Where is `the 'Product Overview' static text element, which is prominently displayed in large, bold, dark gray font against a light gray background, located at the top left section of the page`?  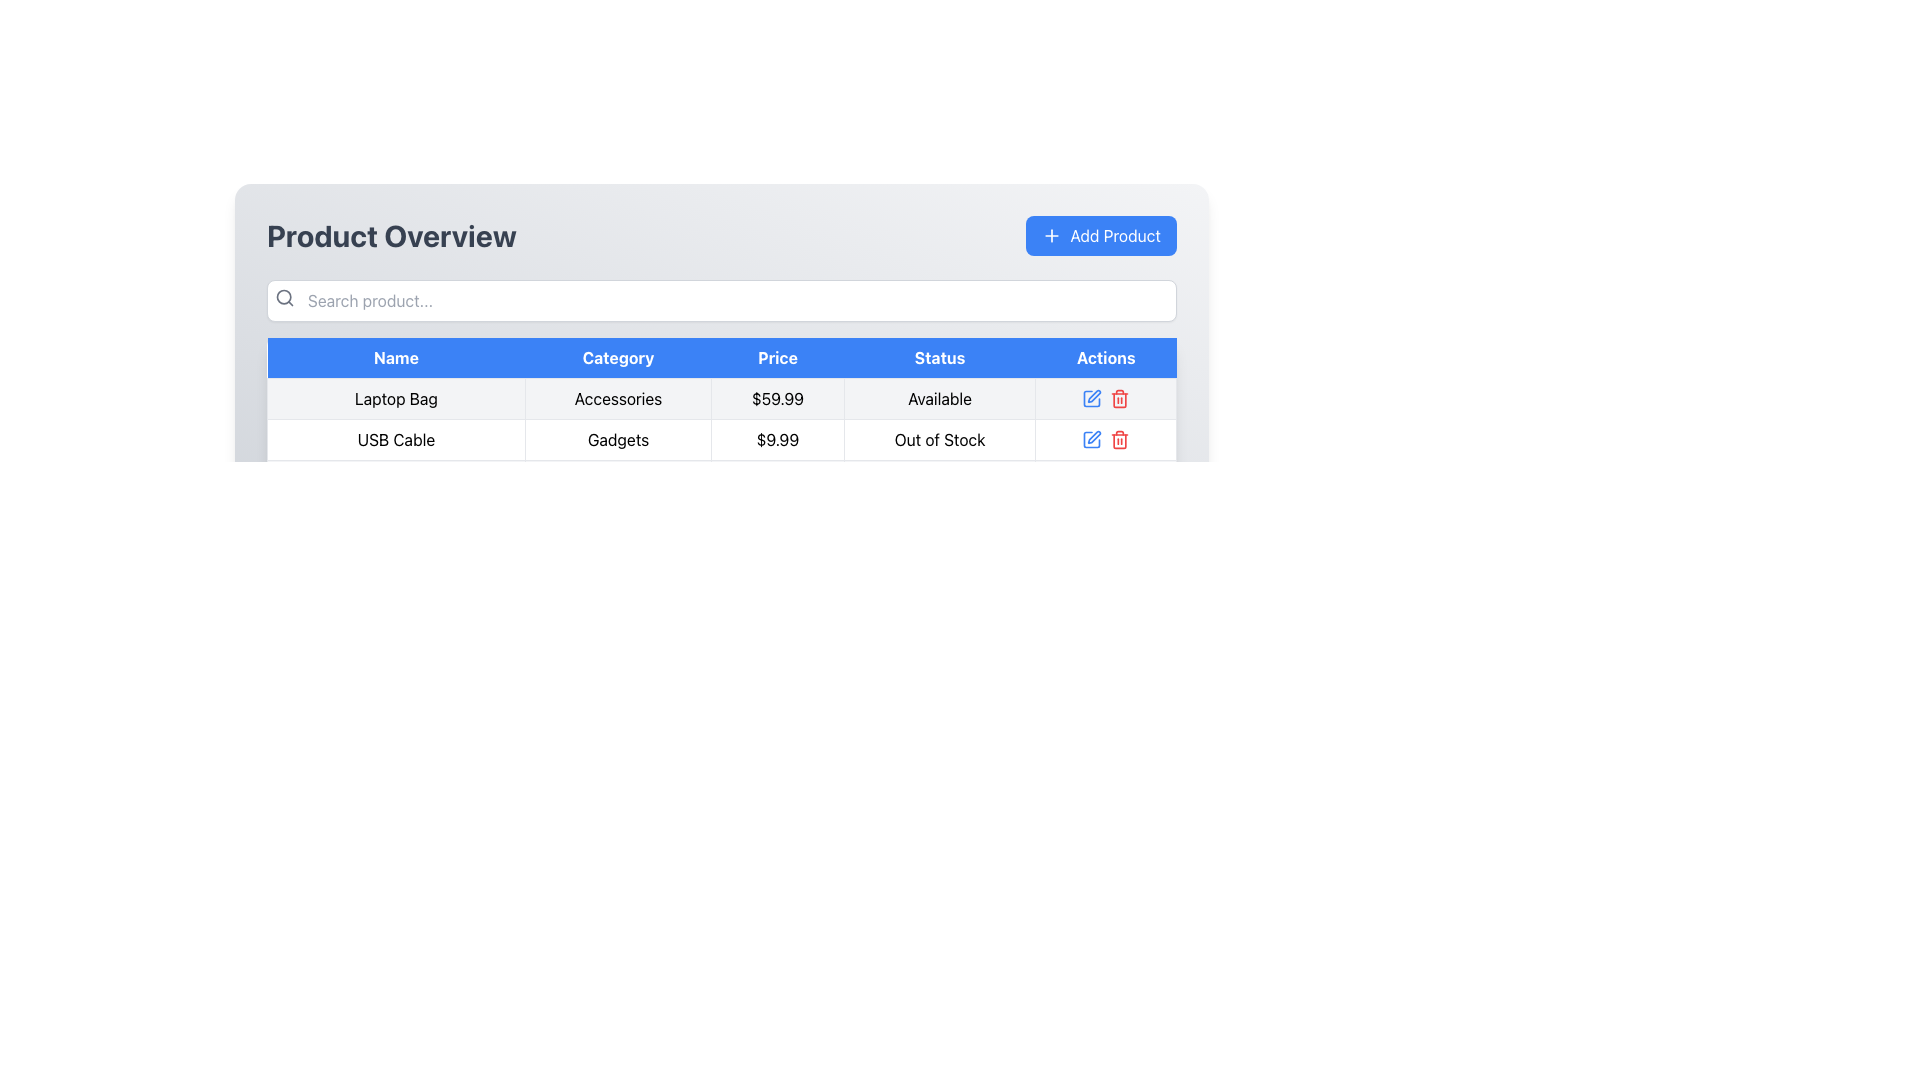 the 'Product Overview' static text element, which is prominently displayed in large, bold, dark gray font against a light gray background, located at the top left section of the page is located at coordinates (391, 234).